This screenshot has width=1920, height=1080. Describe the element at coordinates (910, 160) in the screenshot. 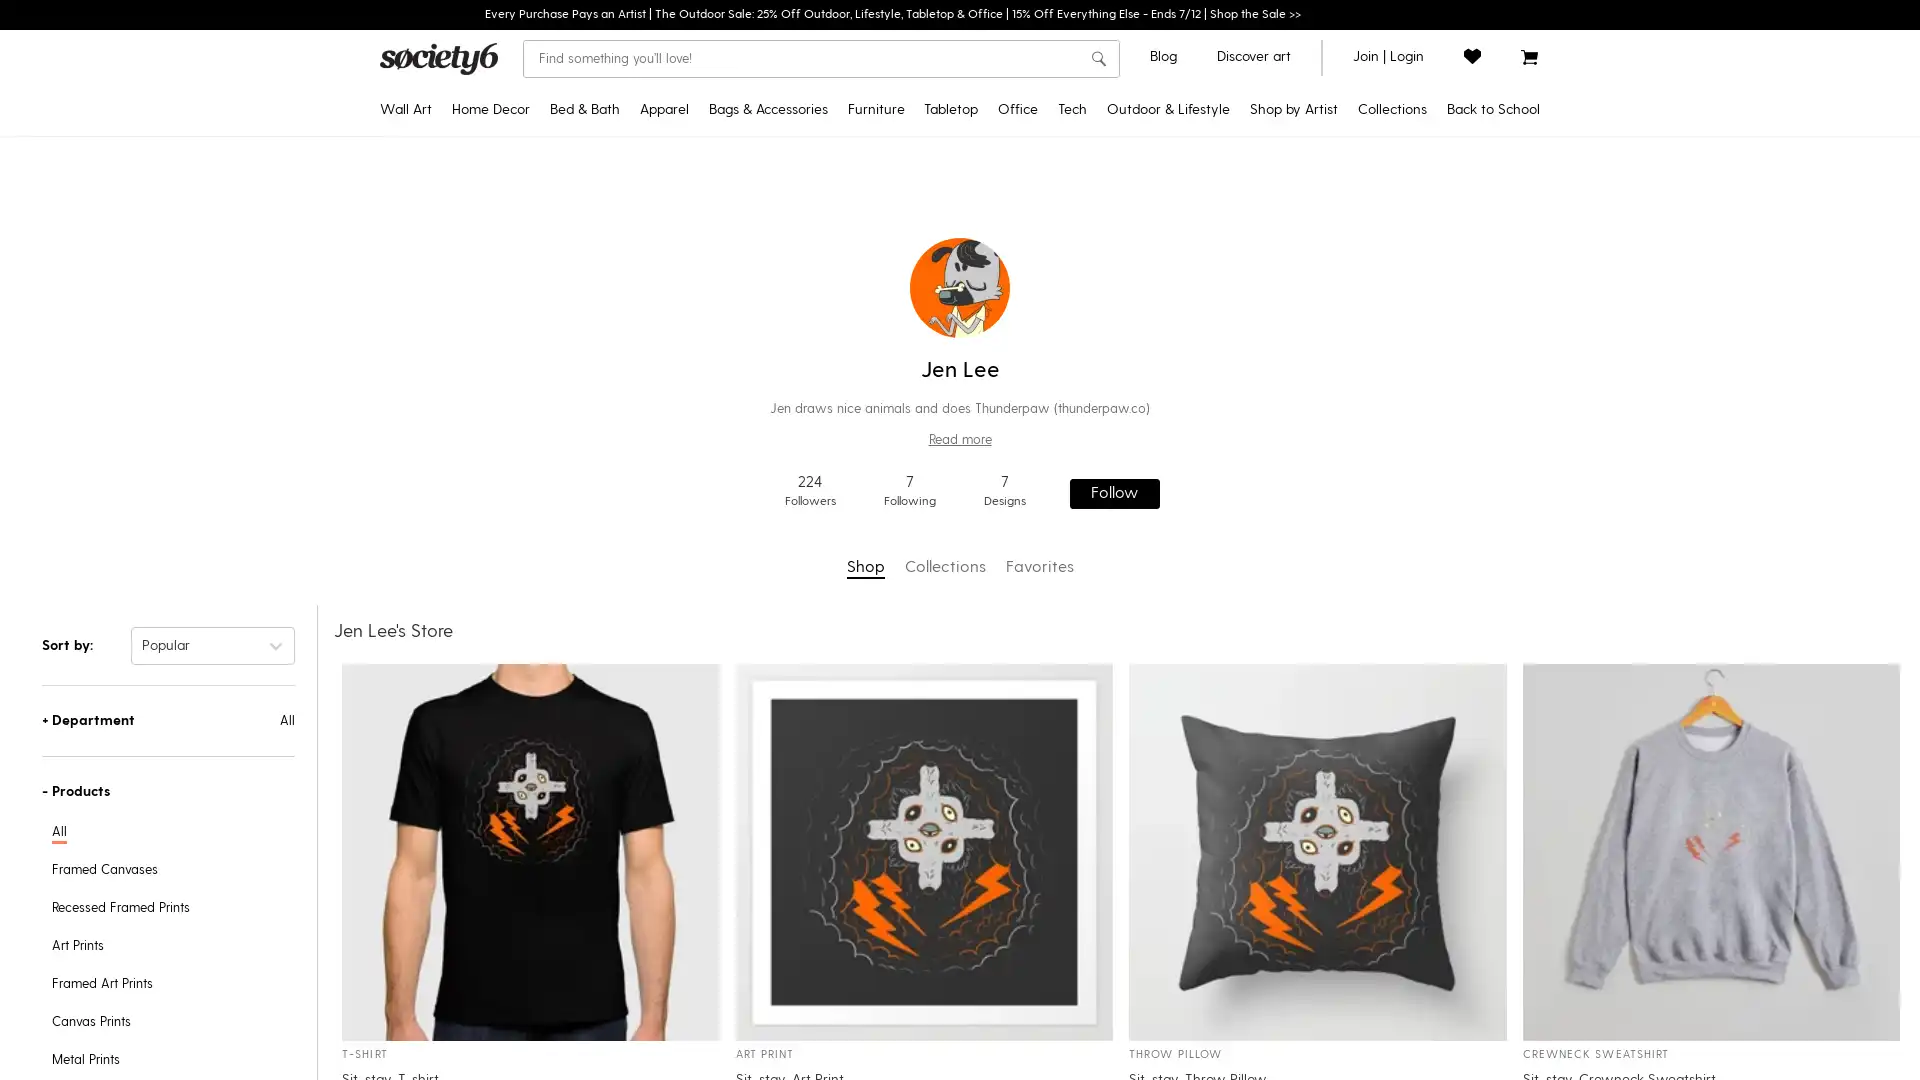

I see `Credenzas` at that location.